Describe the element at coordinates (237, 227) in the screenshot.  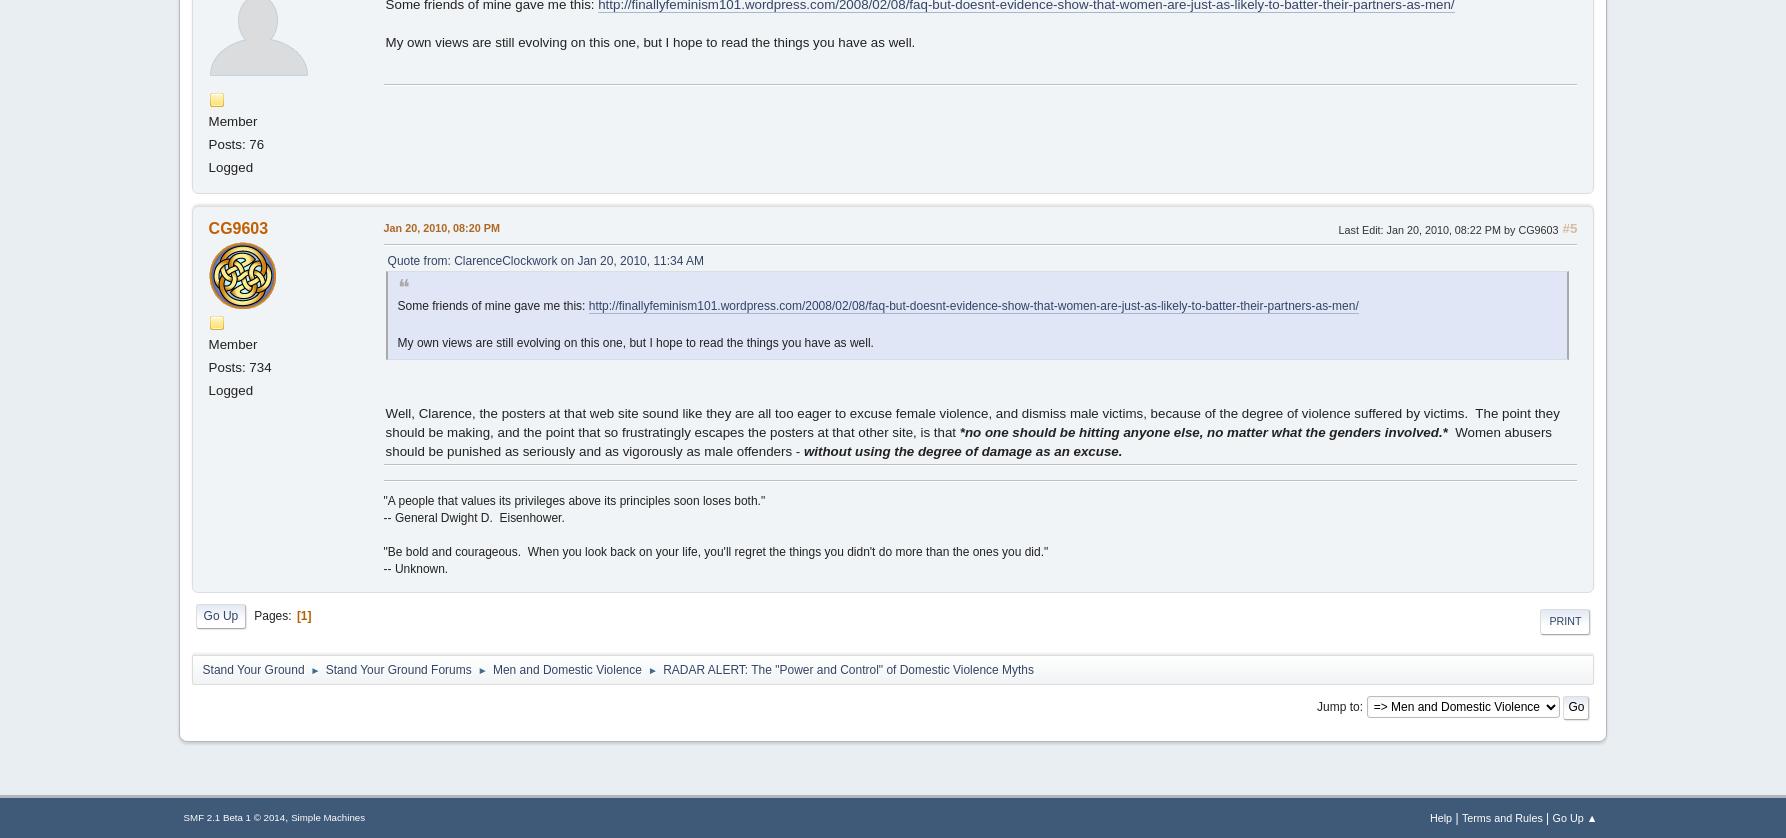
I see `'CG9603'` at that location.